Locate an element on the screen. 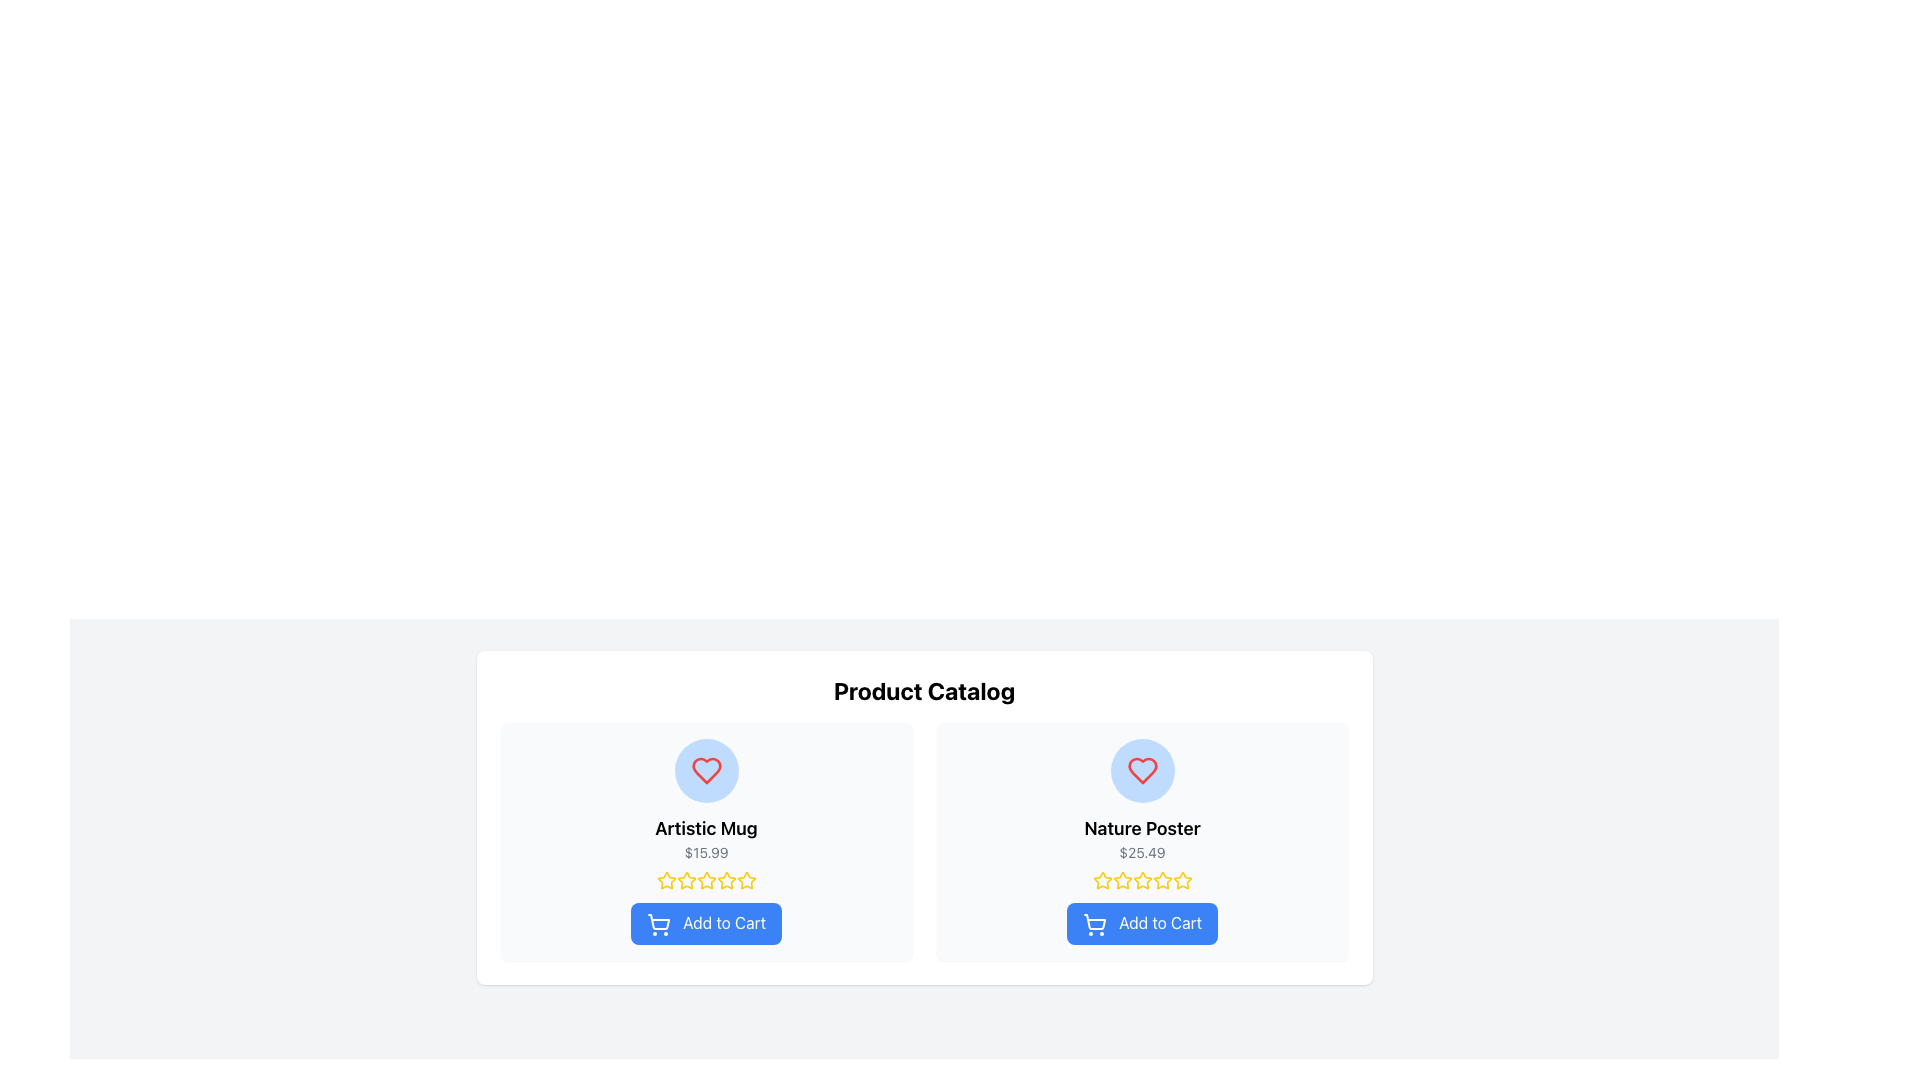  the second rating star icon for the 'Nature Poster' product is located at coordinates (1122, 879).